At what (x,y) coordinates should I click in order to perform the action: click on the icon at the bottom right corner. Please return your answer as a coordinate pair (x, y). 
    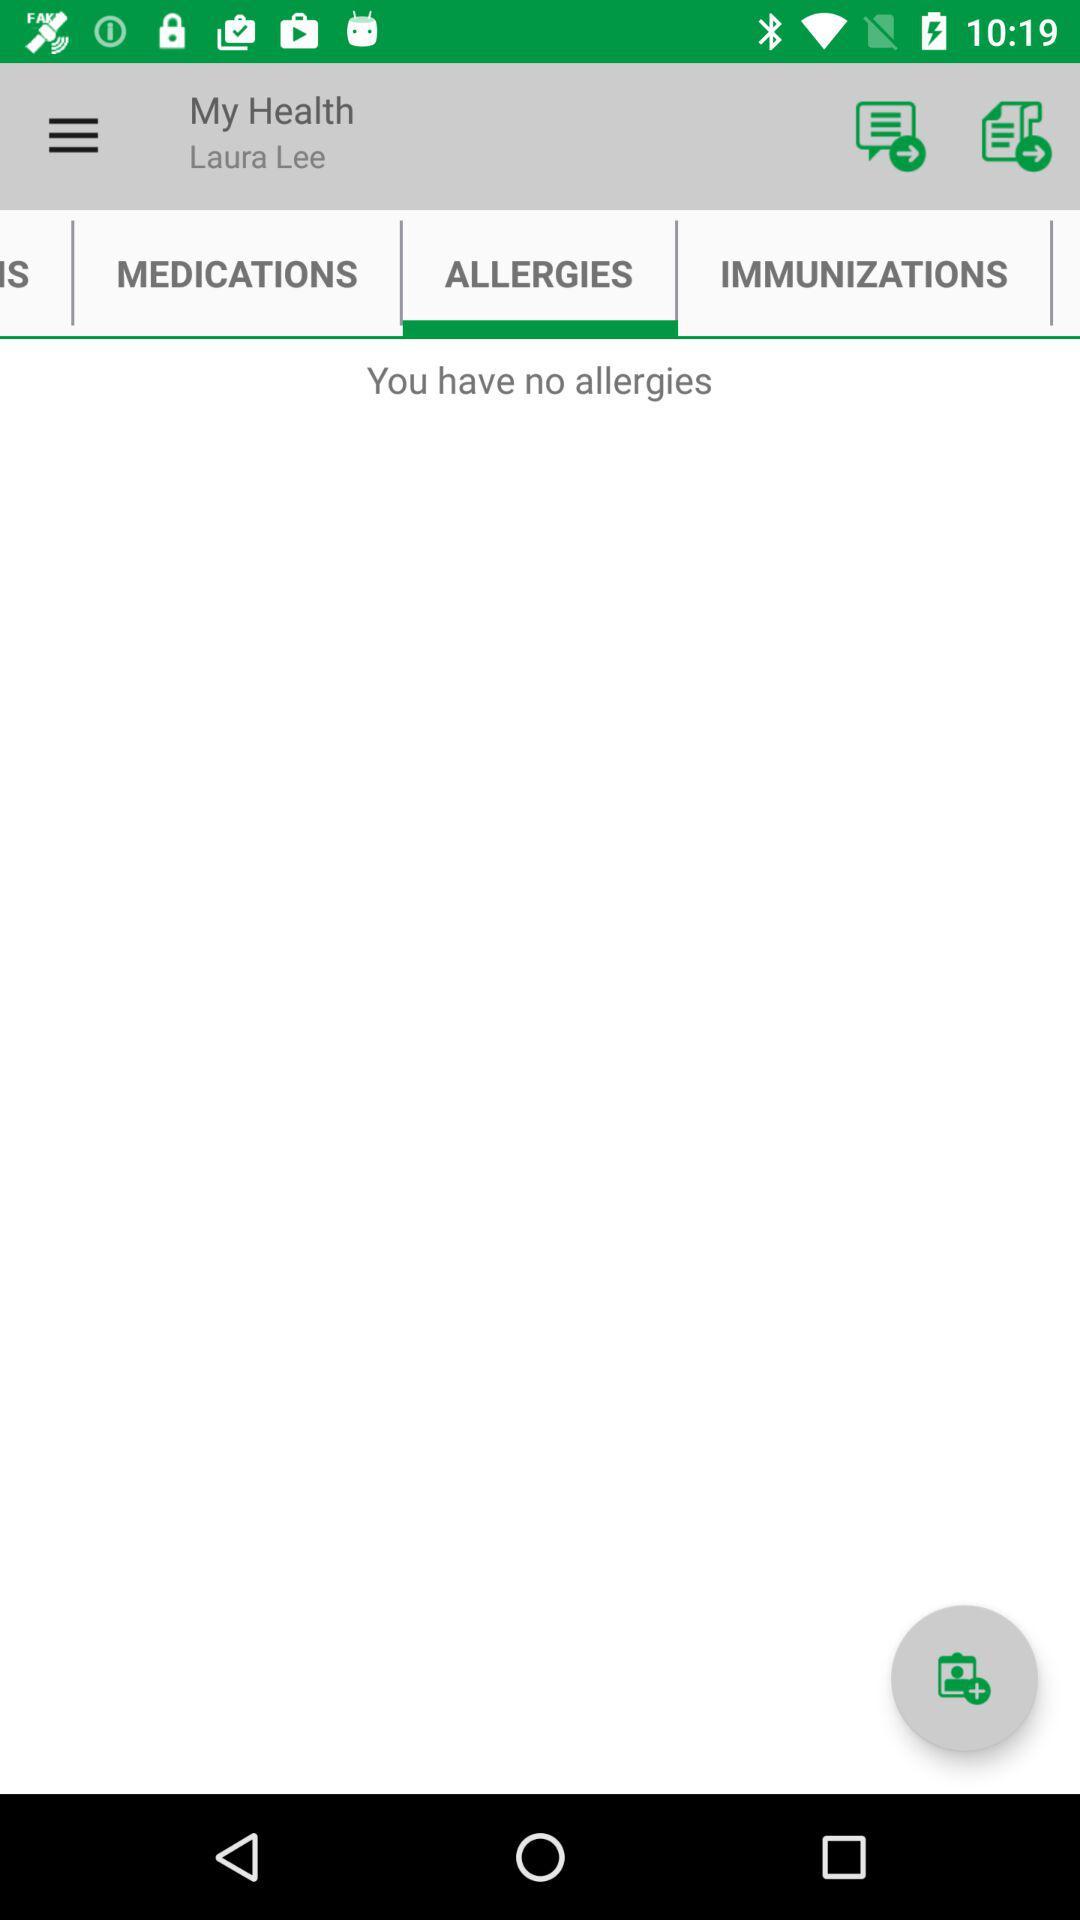
    Looking at the image, I should click on (963, 1678).